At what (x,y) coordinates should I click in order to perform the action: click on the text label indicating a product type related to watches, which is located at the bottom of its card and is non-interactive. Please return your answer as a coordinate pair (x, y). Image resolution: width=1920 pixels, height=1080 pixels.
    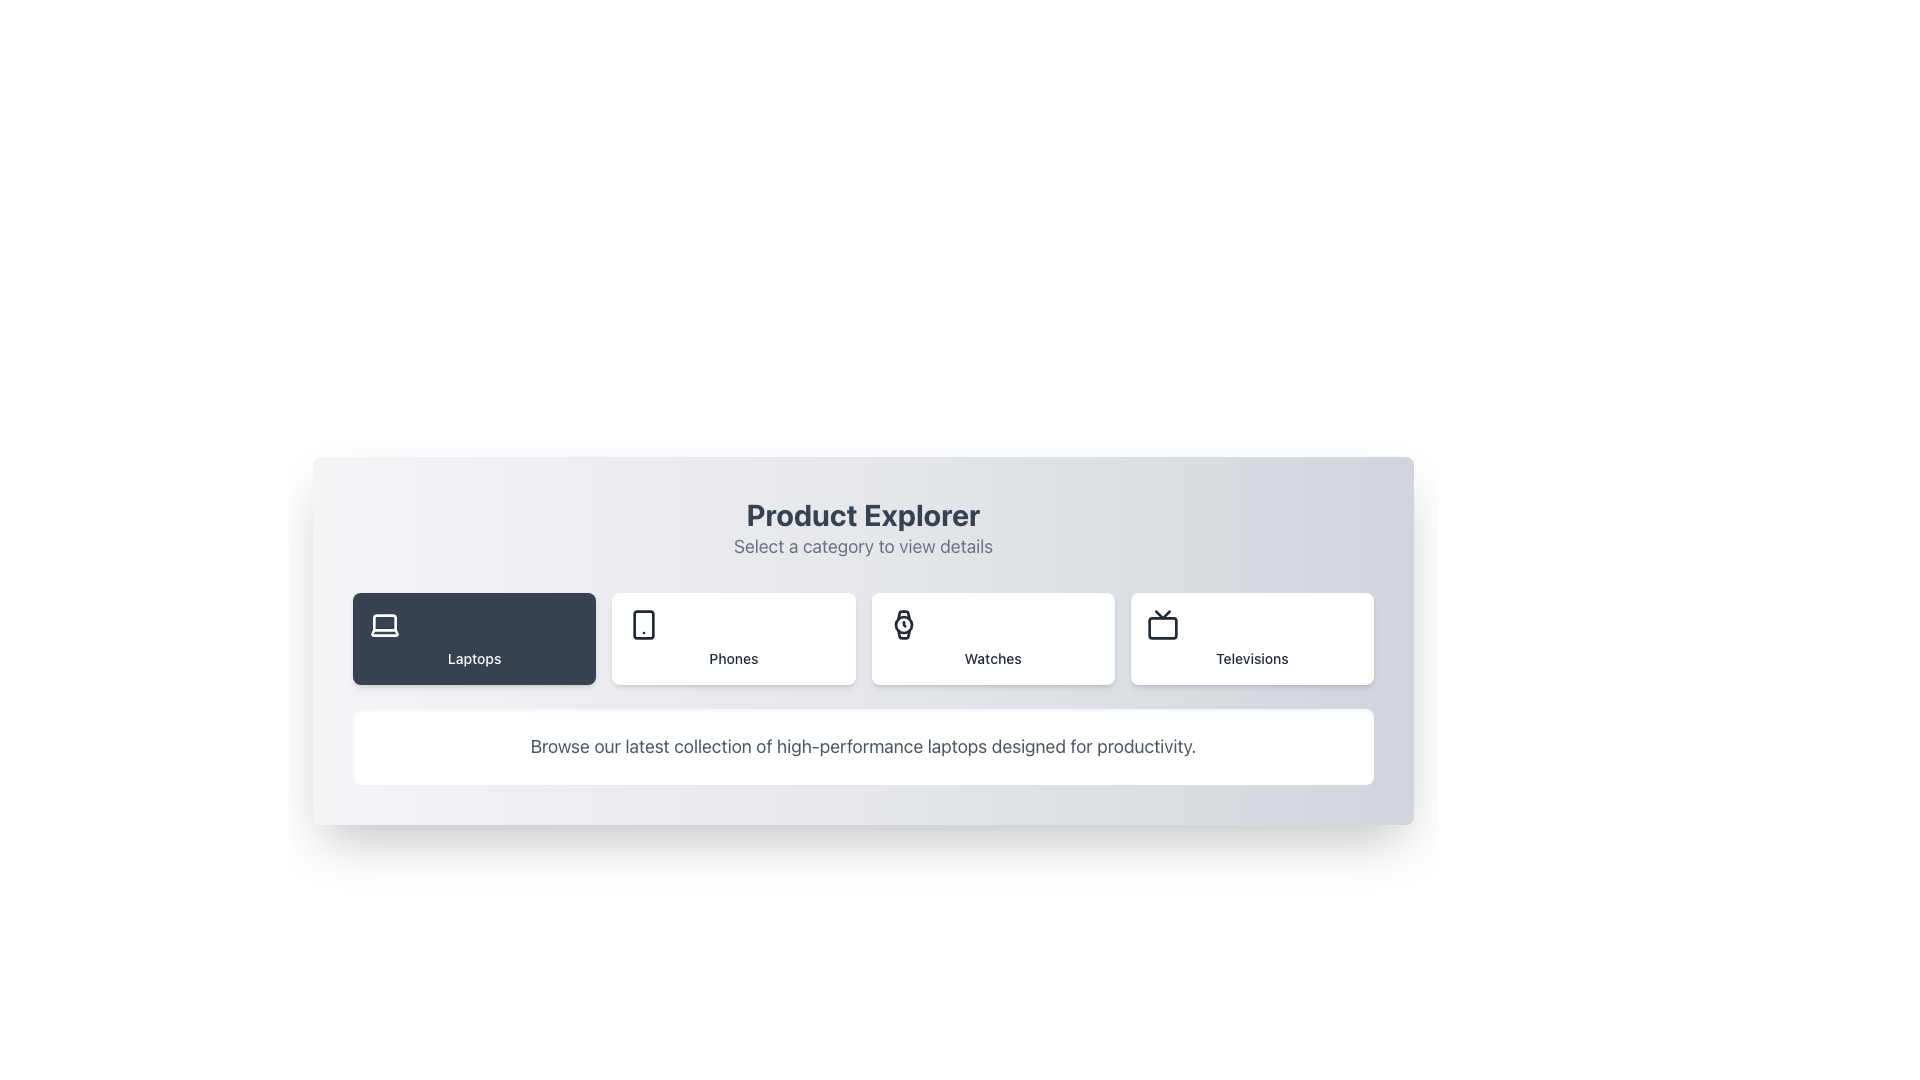
    Looking at the image, I should click on (993, 659).